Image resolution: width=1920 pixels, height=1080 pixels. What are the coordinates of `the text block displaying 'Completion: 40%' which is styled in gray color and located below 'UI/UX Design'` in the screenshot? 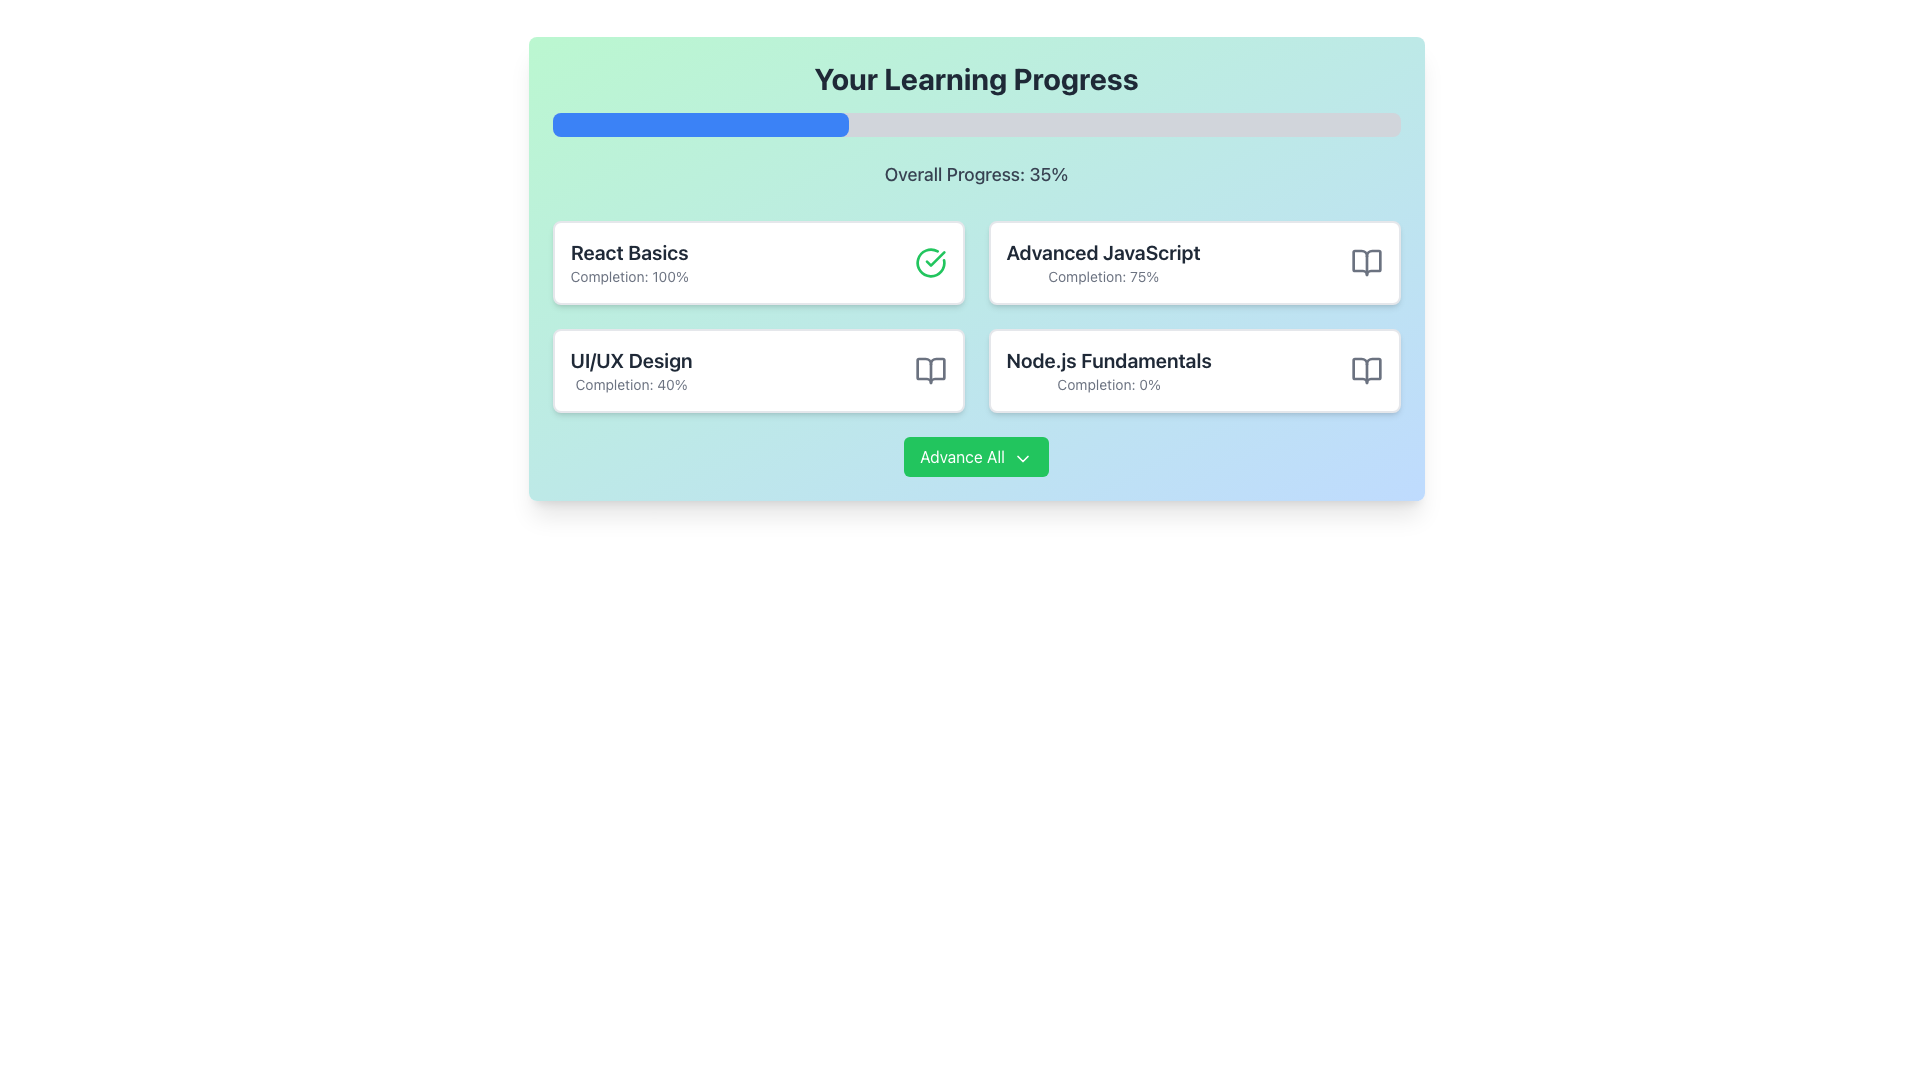 It's located at (630, 385).